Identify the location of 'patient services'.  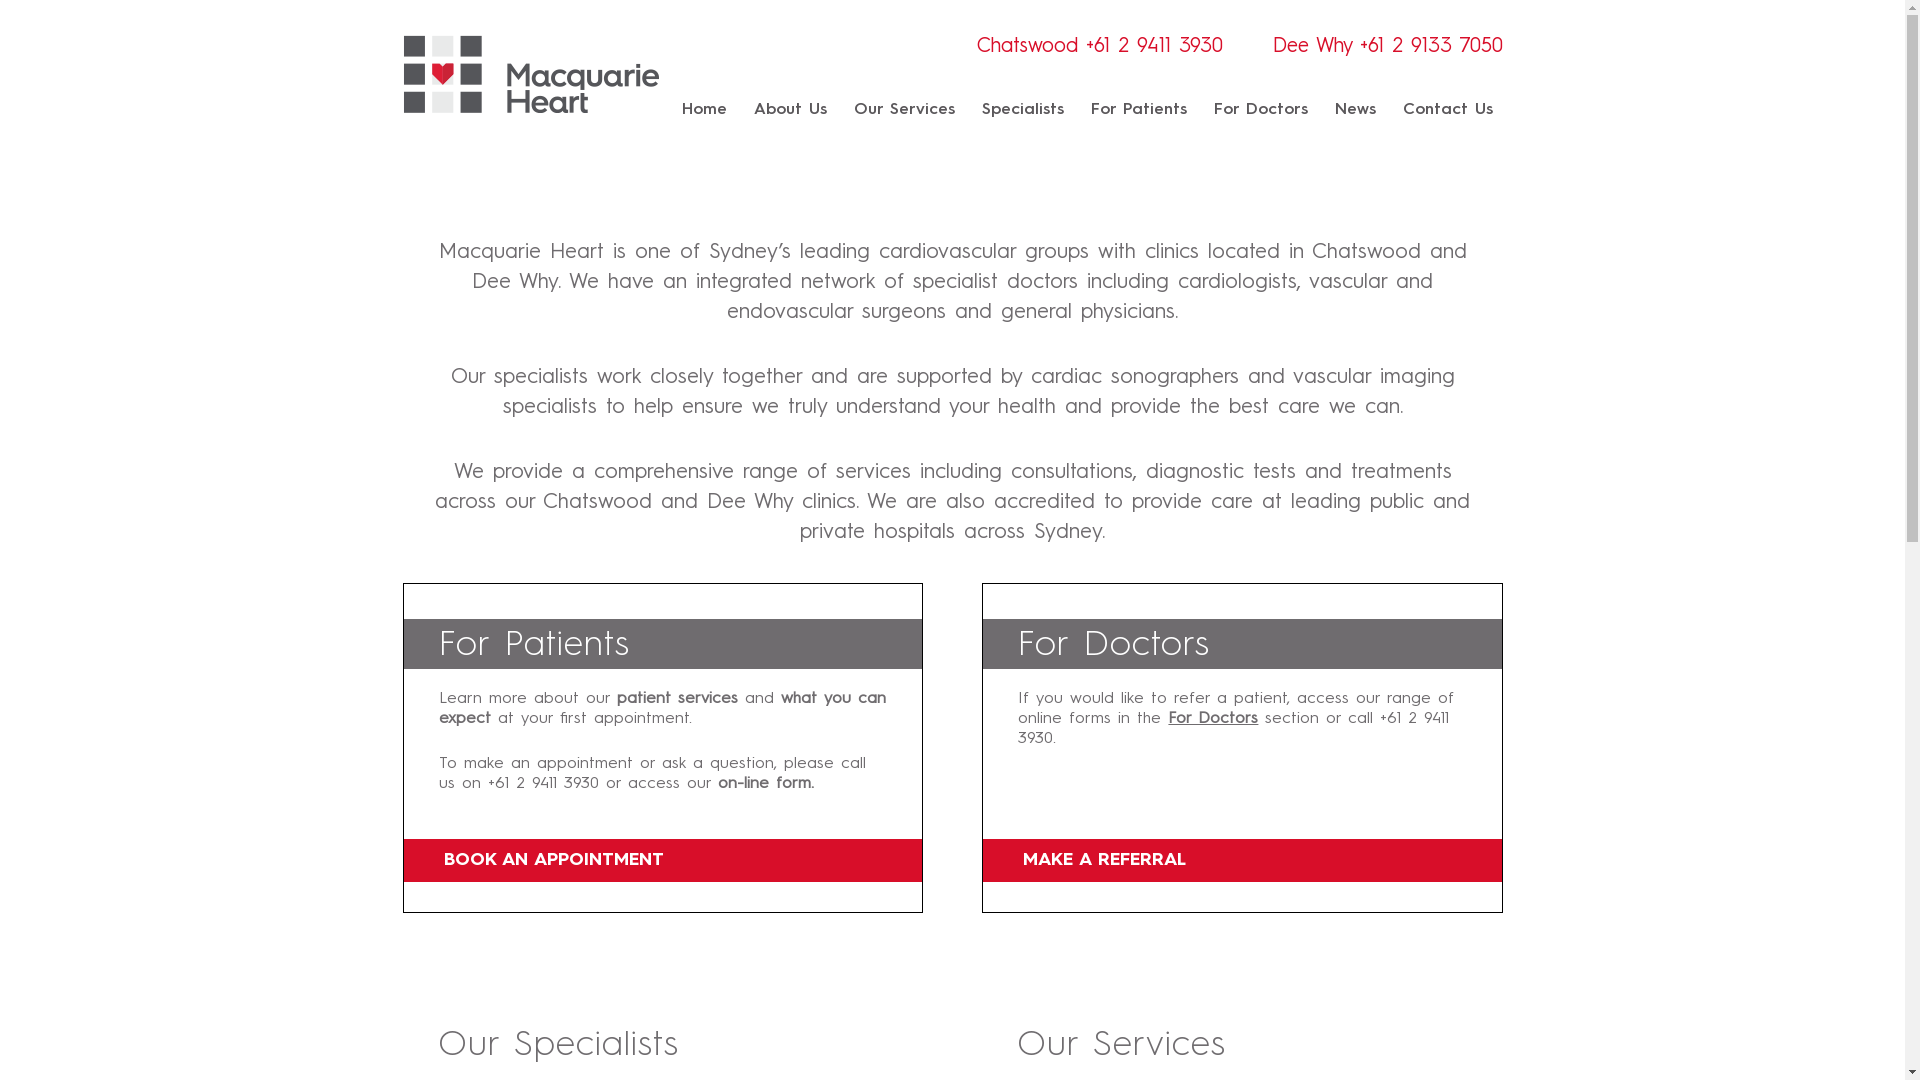
(614, 697).